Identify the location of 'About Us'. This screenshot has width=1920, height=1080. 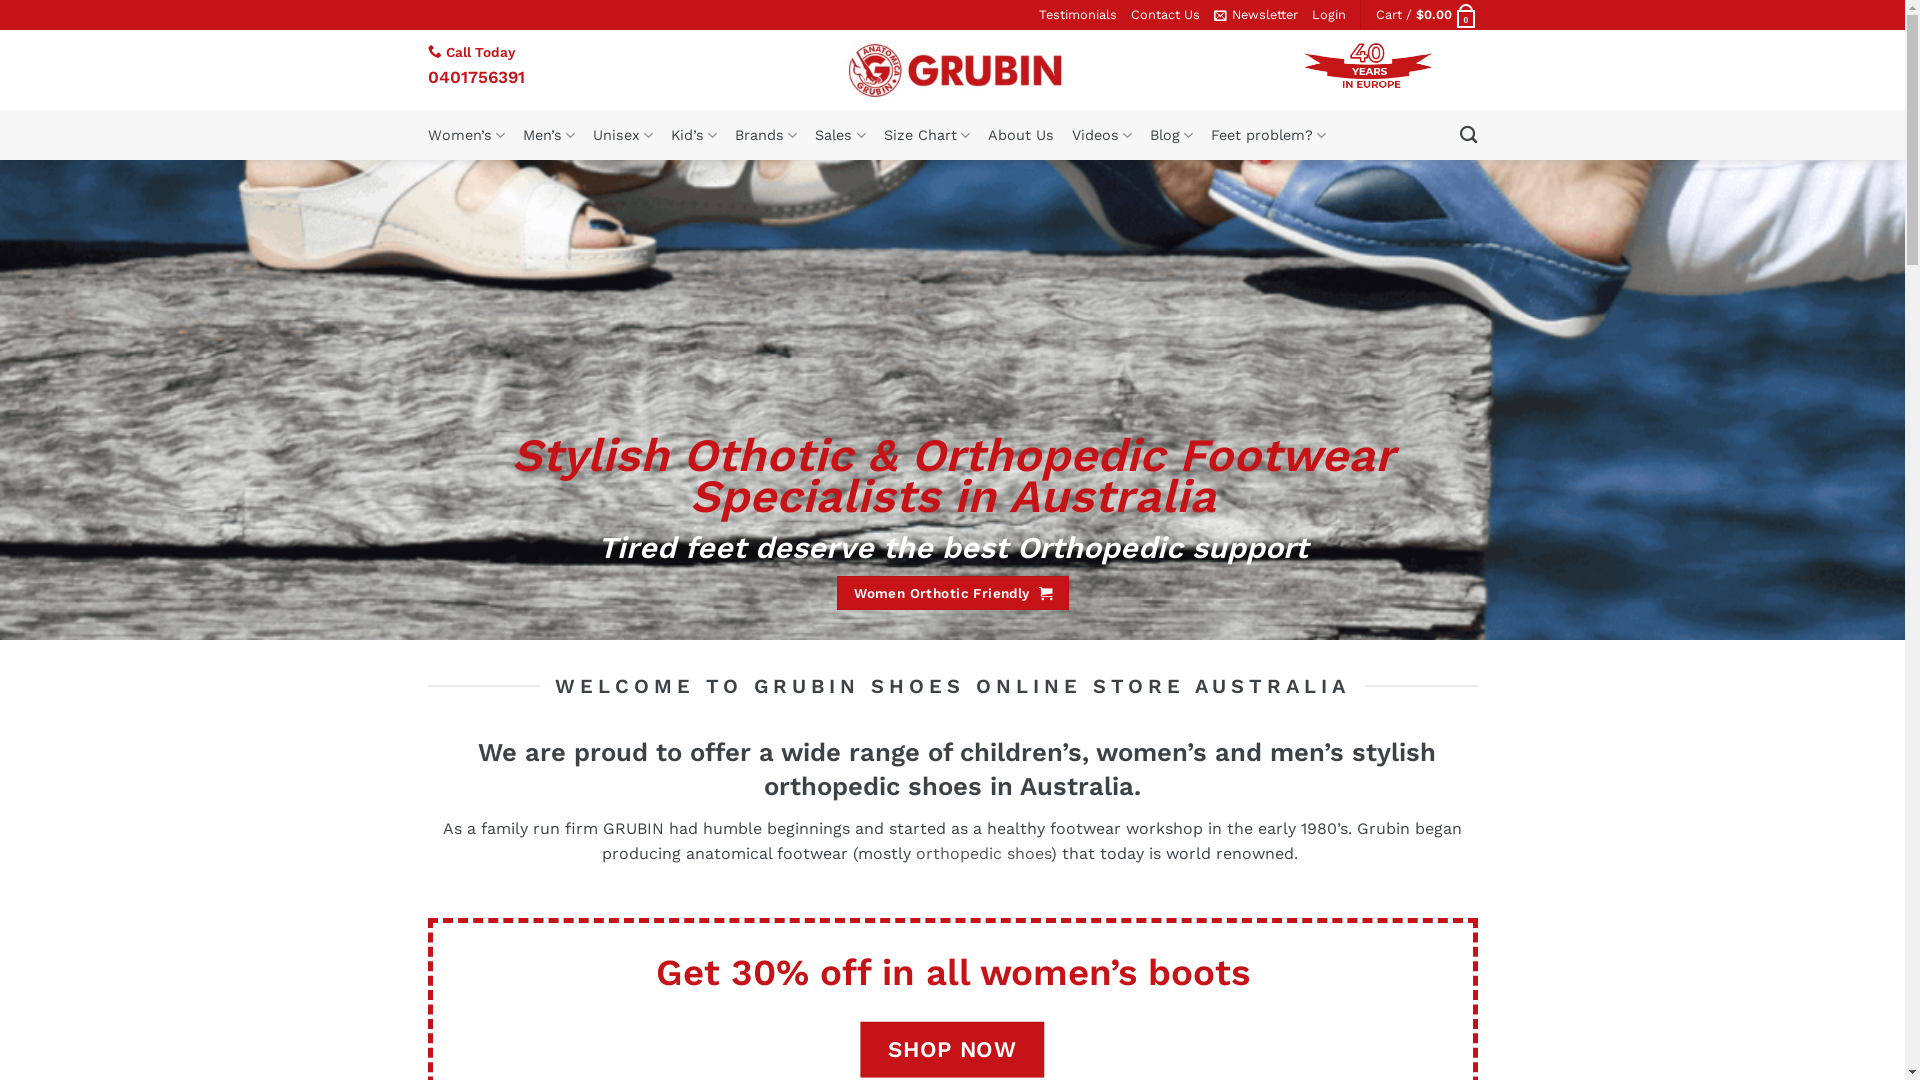
(1021, 135).